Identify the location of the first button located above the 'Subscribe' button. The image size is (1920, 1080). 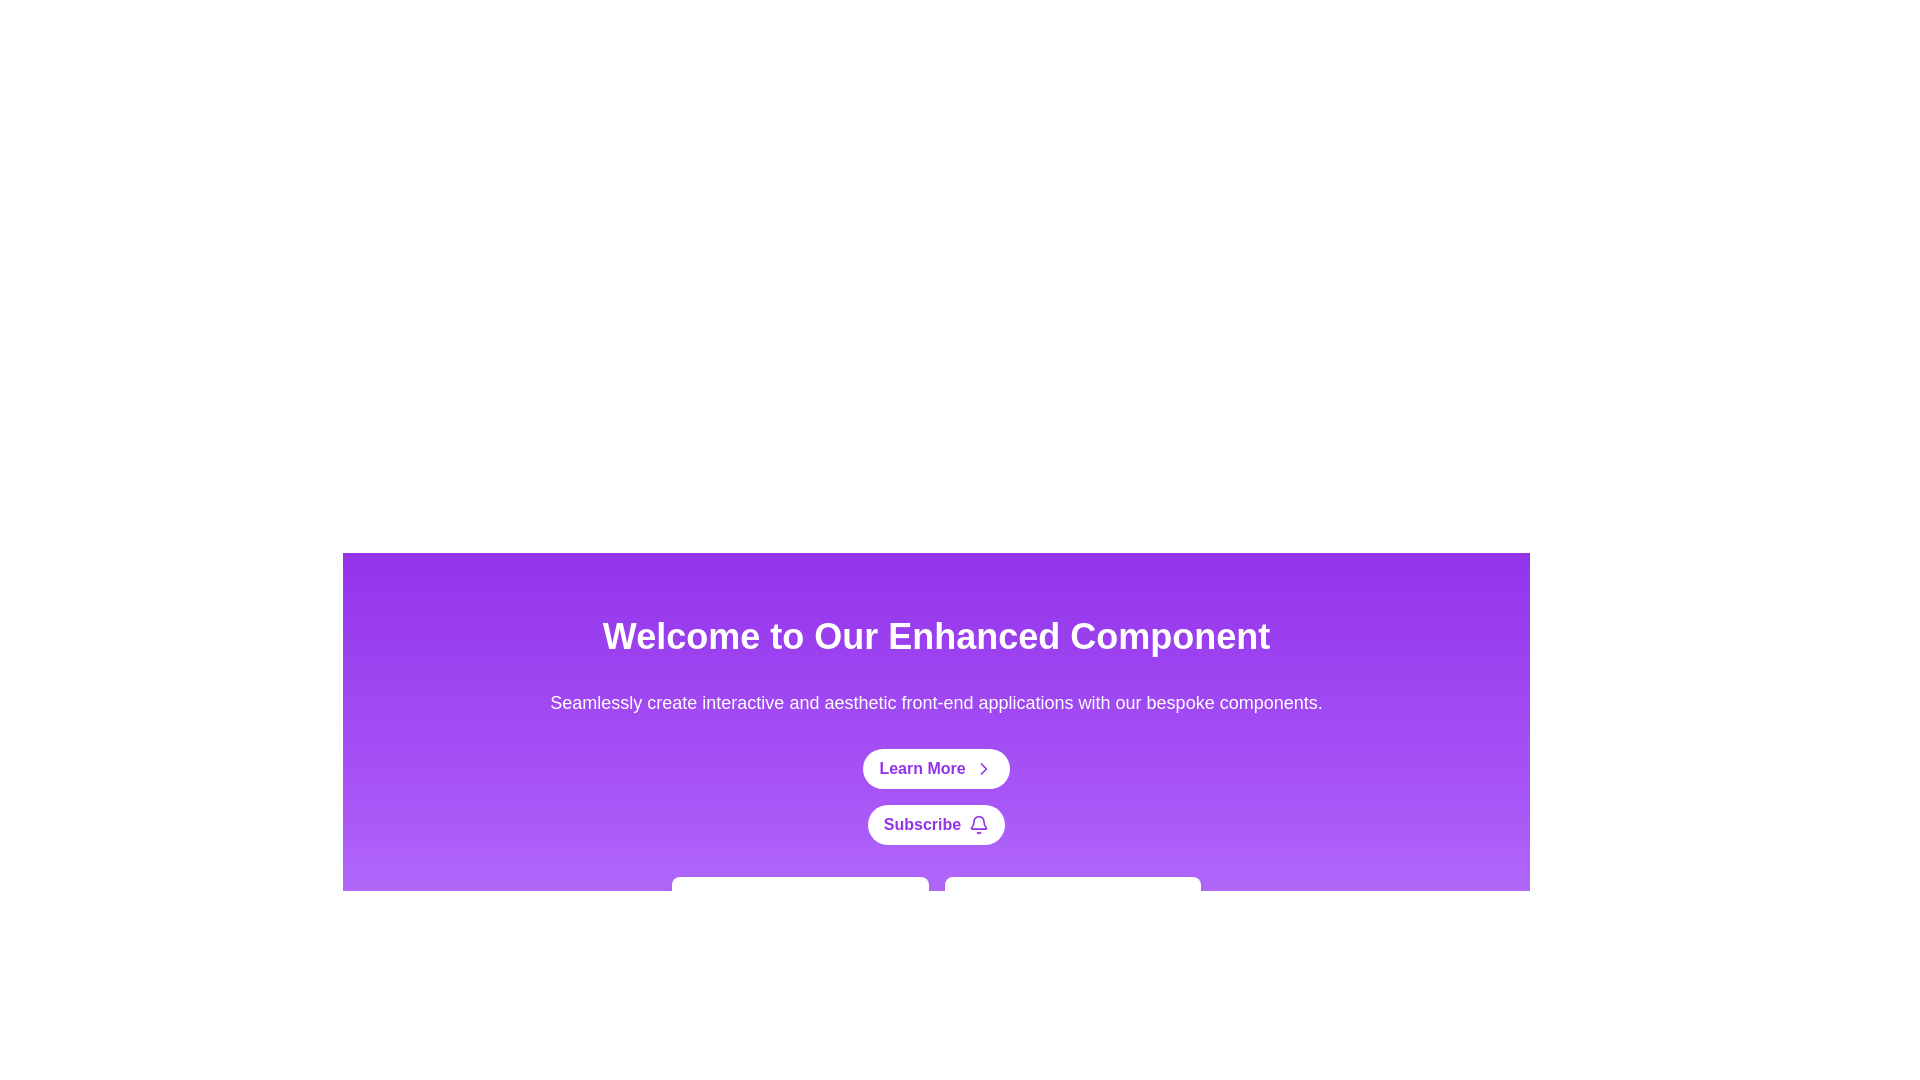
(935, 767).